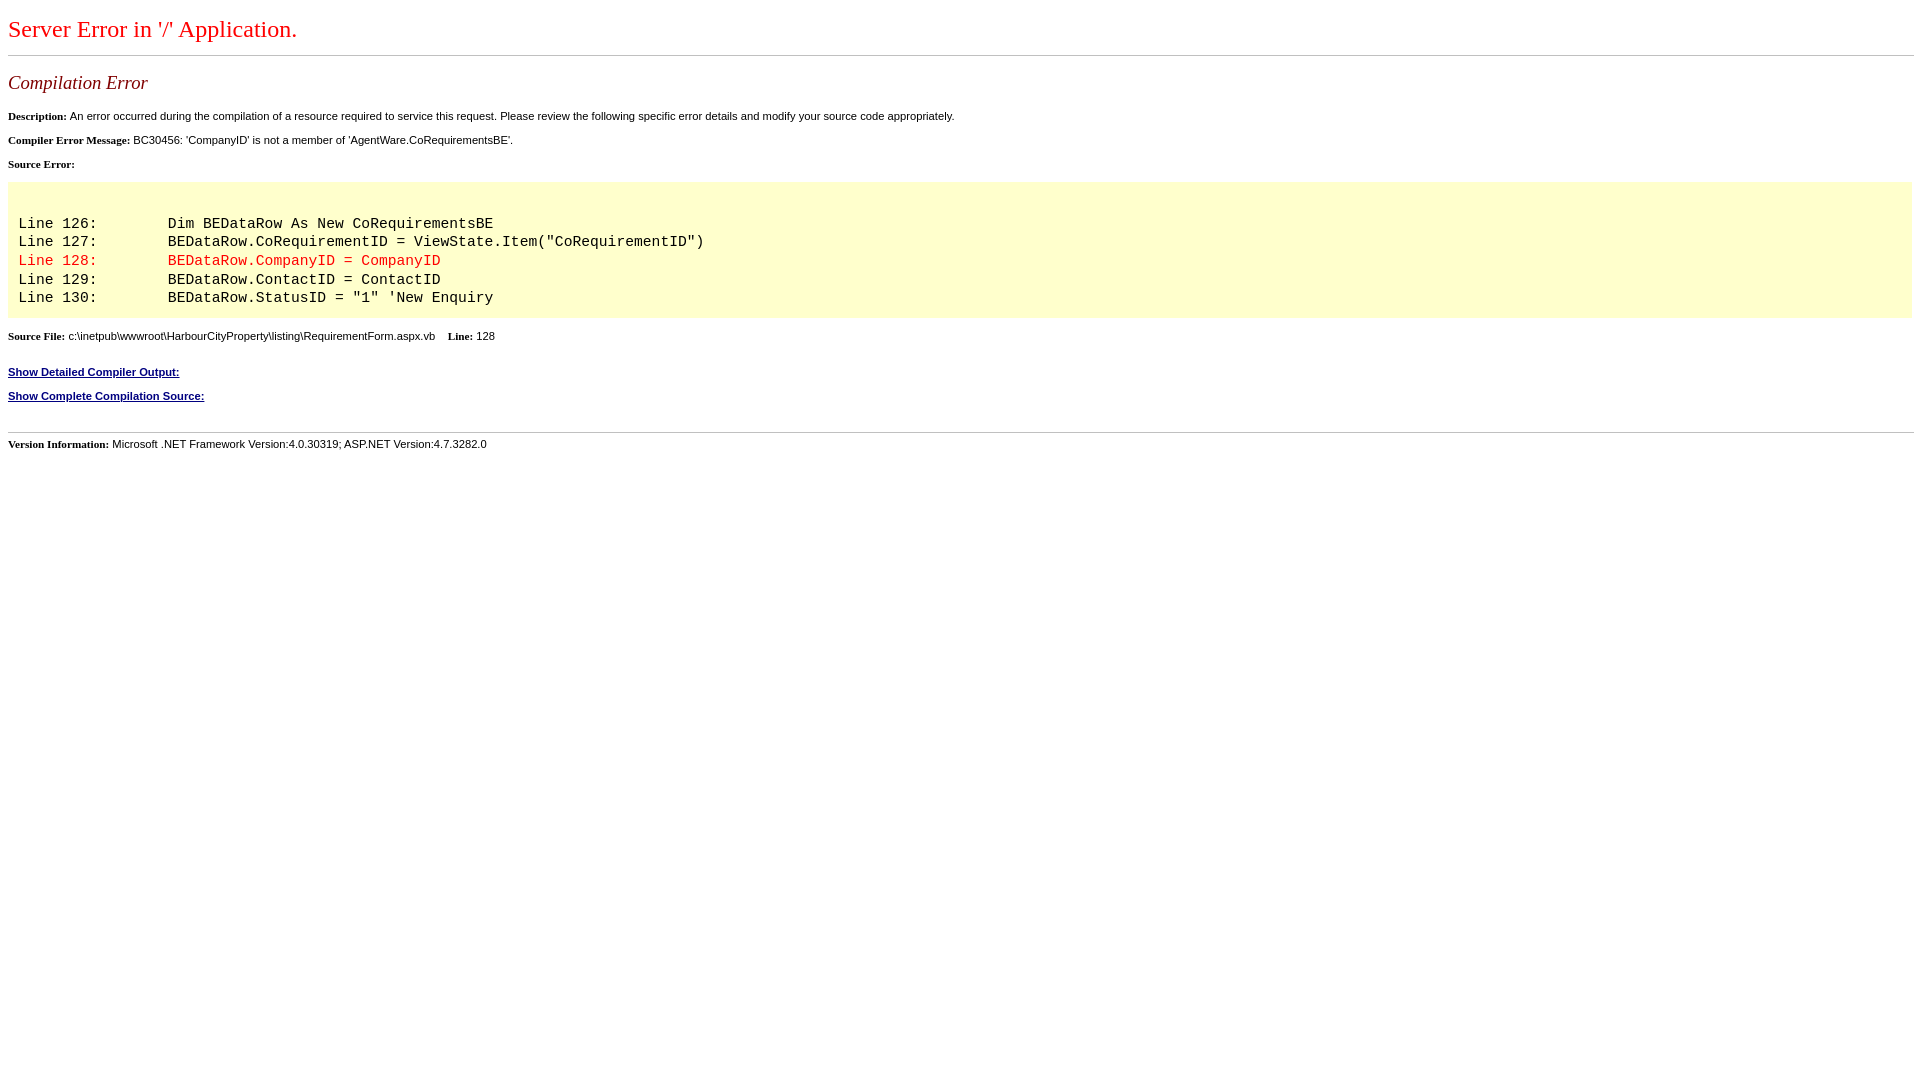 The height and width of the screenshot is (1080, 1920). What do you see at coordinates (8, 371) in the screenshot?
I see `'Show Detailed Compiler Output:'` at bounding box center [8, 371].